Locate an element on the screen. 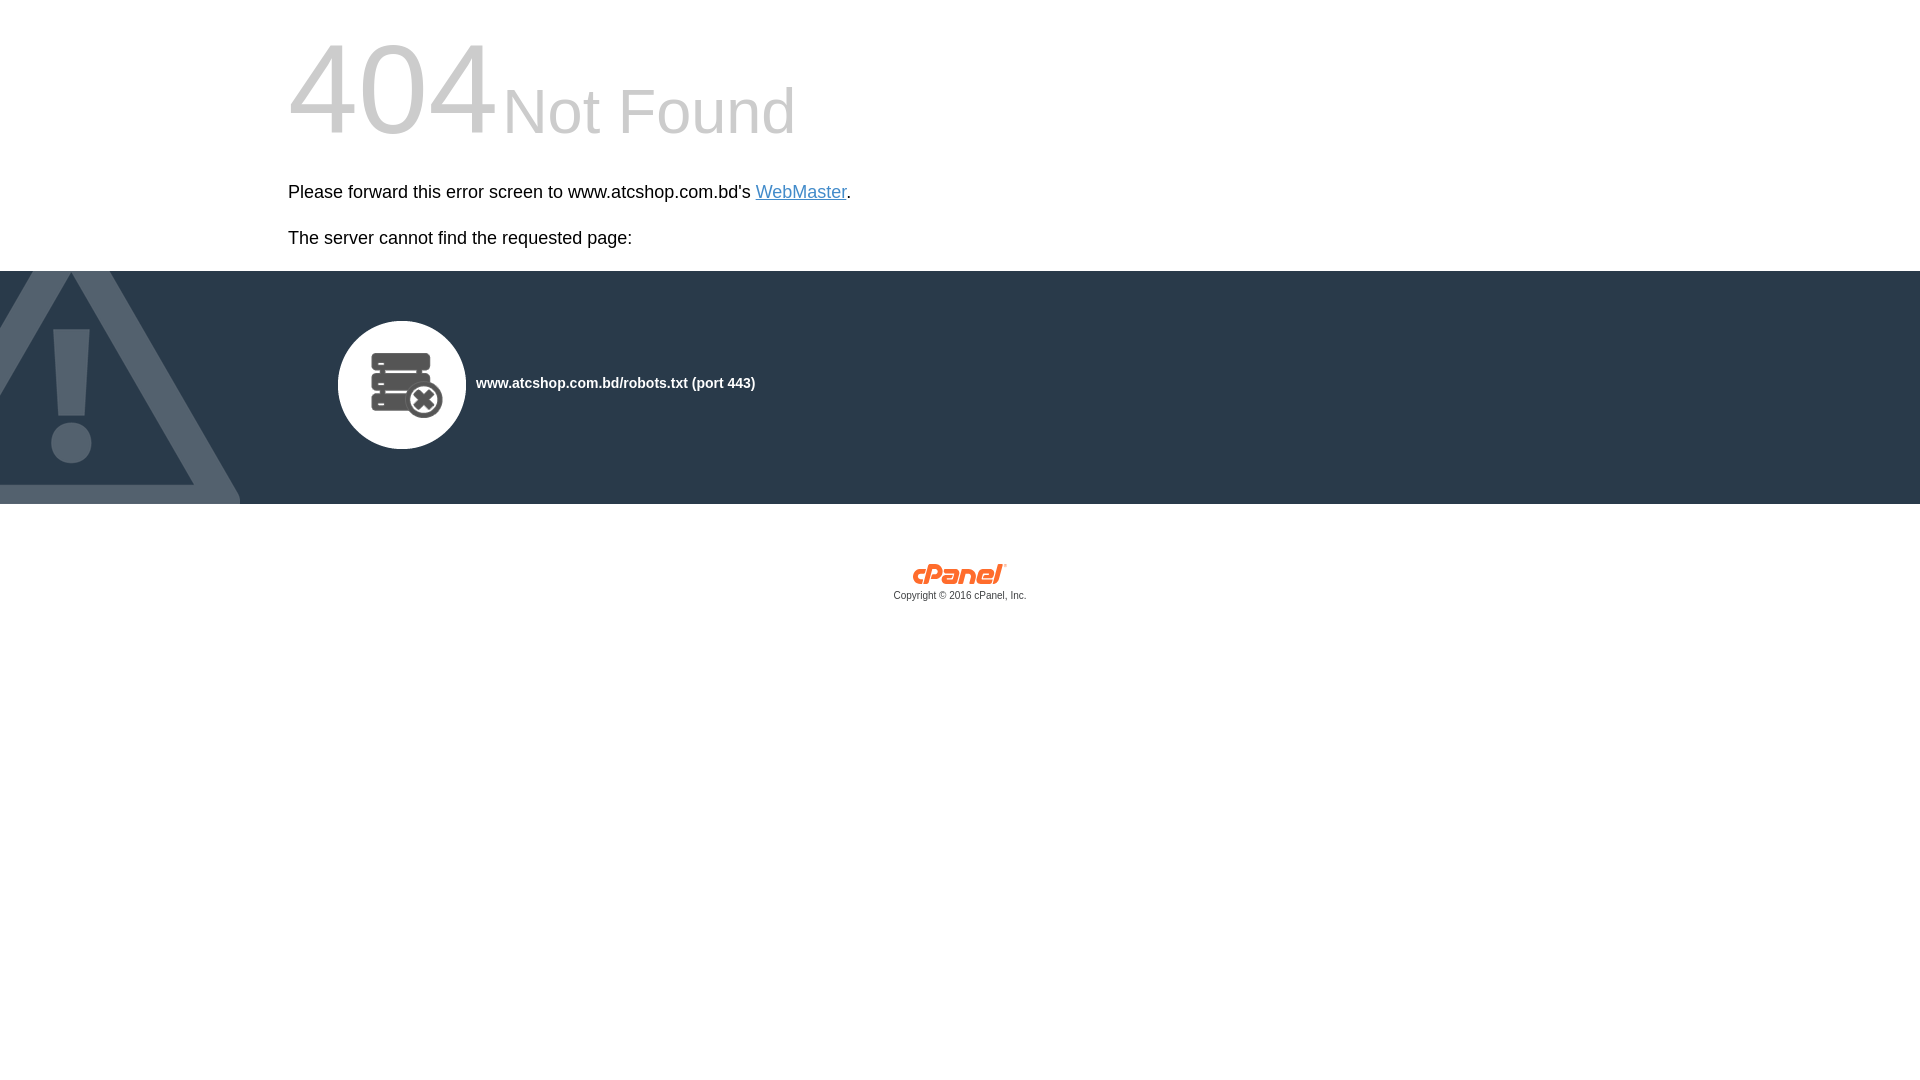 The image size is (1920, 1080). 'WebMaster' is located at coordinates (801, 192).